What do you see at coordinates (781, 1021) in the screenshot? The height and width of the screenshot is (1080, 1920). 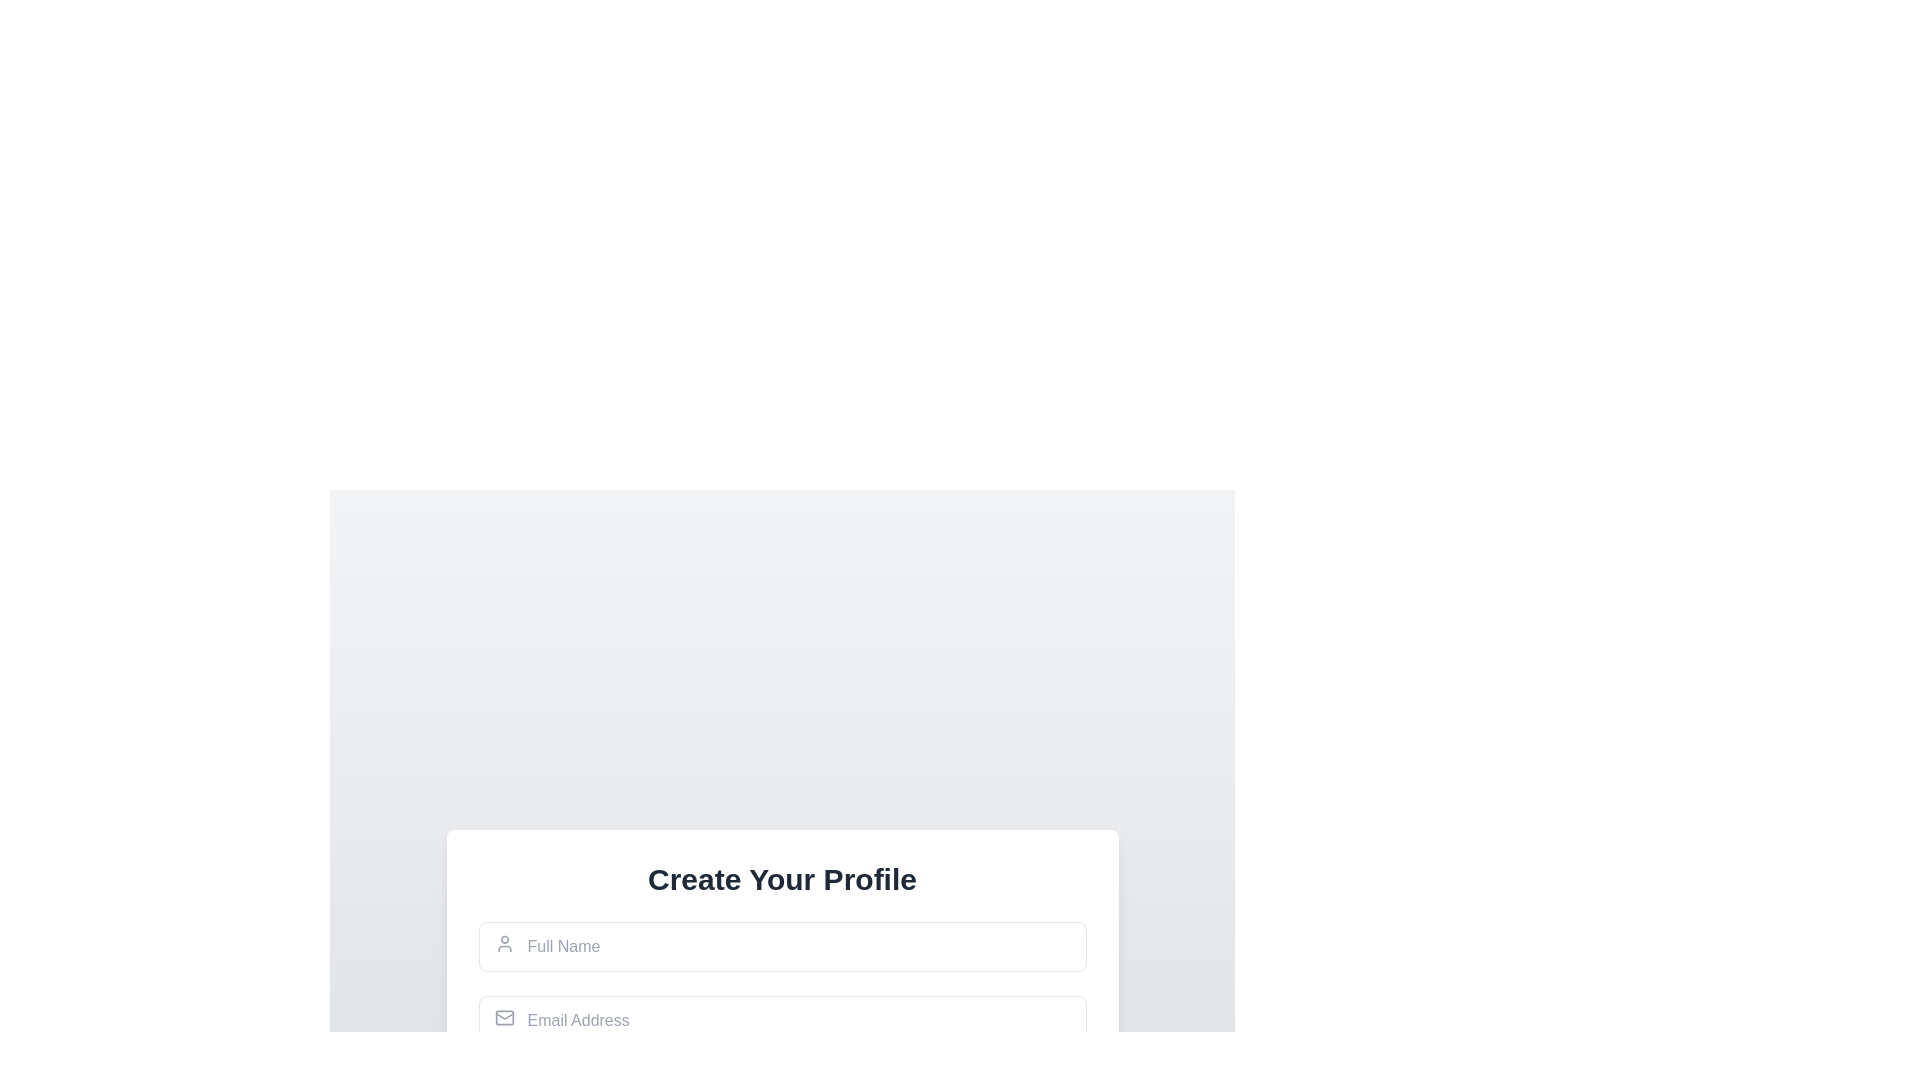 I see `the email input field located under the 'Create Your Profile' title` at bounding box center [781, 1021].